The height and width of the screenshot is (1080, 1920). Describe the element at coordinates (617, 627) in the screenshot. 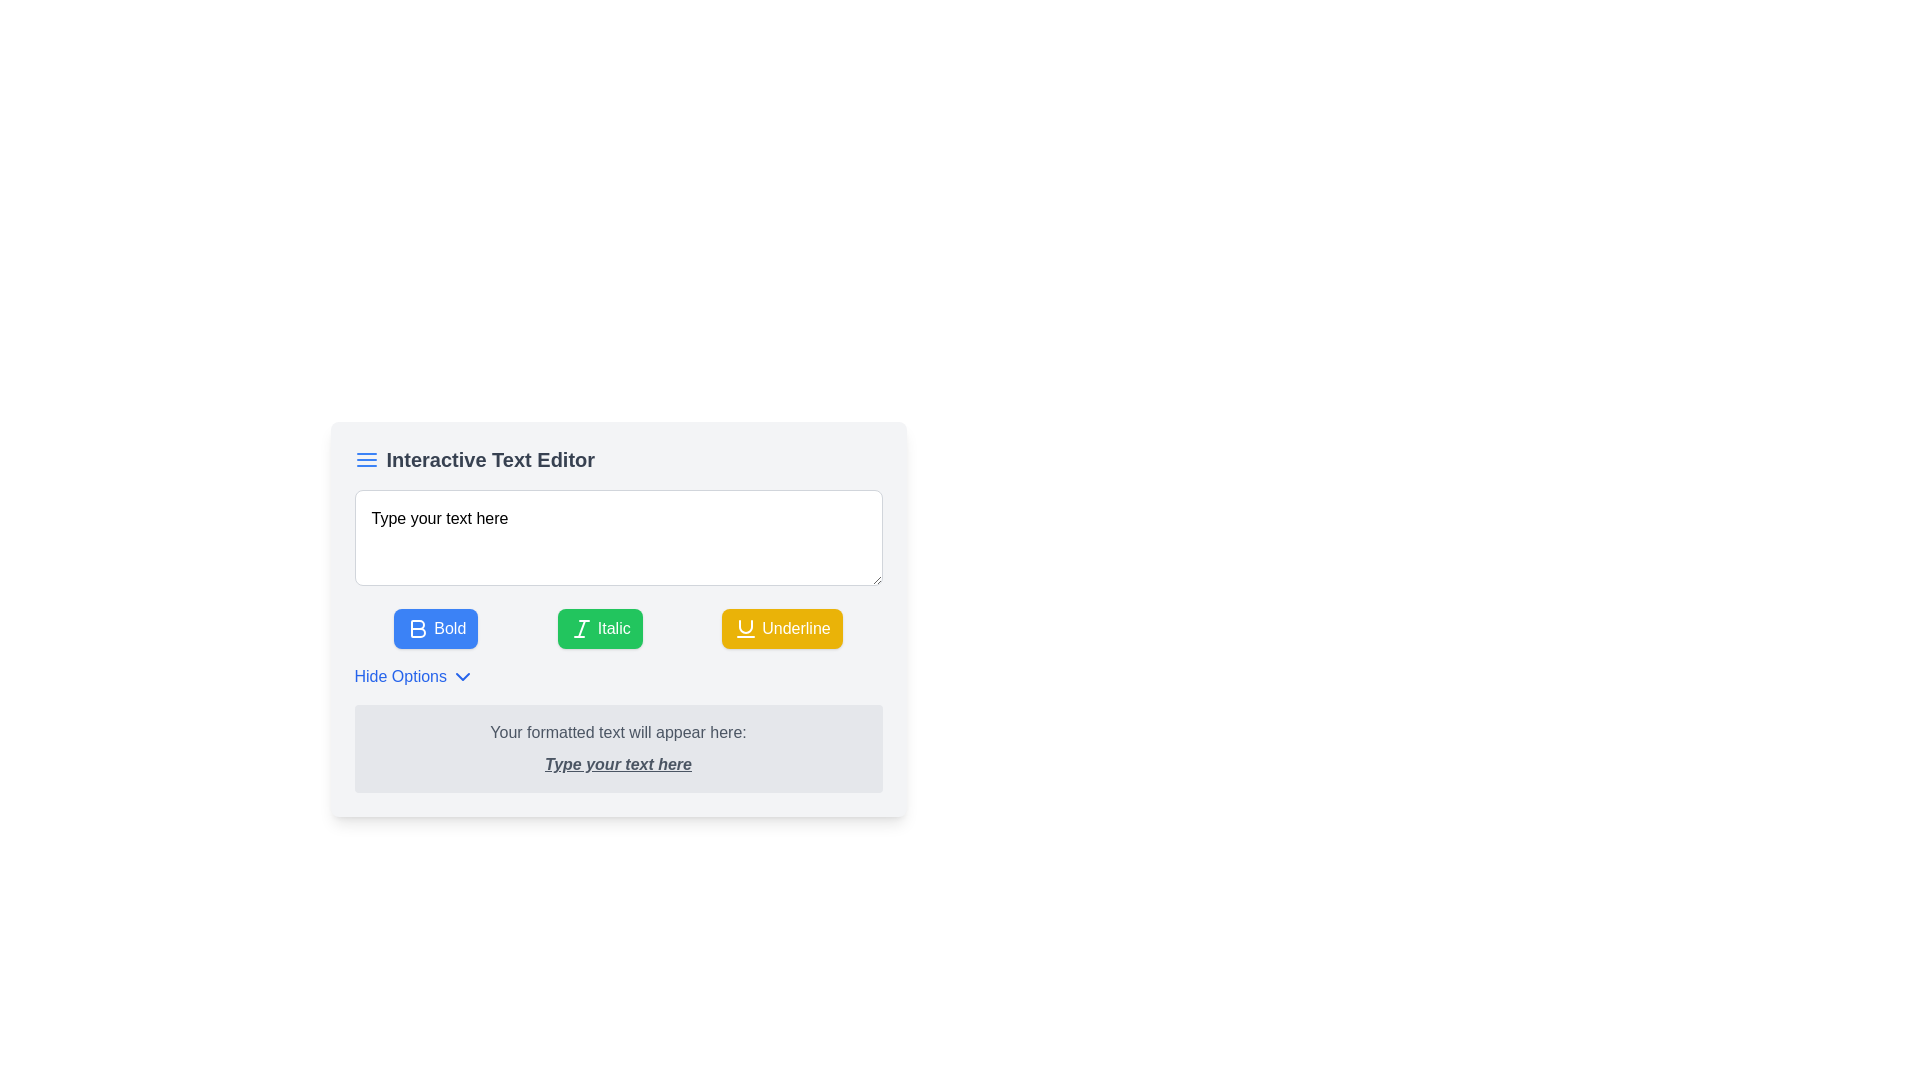

I see `the green 'Italic' button, which features an 'I' icon and is positioned between the 'Bold' and 'Underline' buttons in the text editor interface` at that location.